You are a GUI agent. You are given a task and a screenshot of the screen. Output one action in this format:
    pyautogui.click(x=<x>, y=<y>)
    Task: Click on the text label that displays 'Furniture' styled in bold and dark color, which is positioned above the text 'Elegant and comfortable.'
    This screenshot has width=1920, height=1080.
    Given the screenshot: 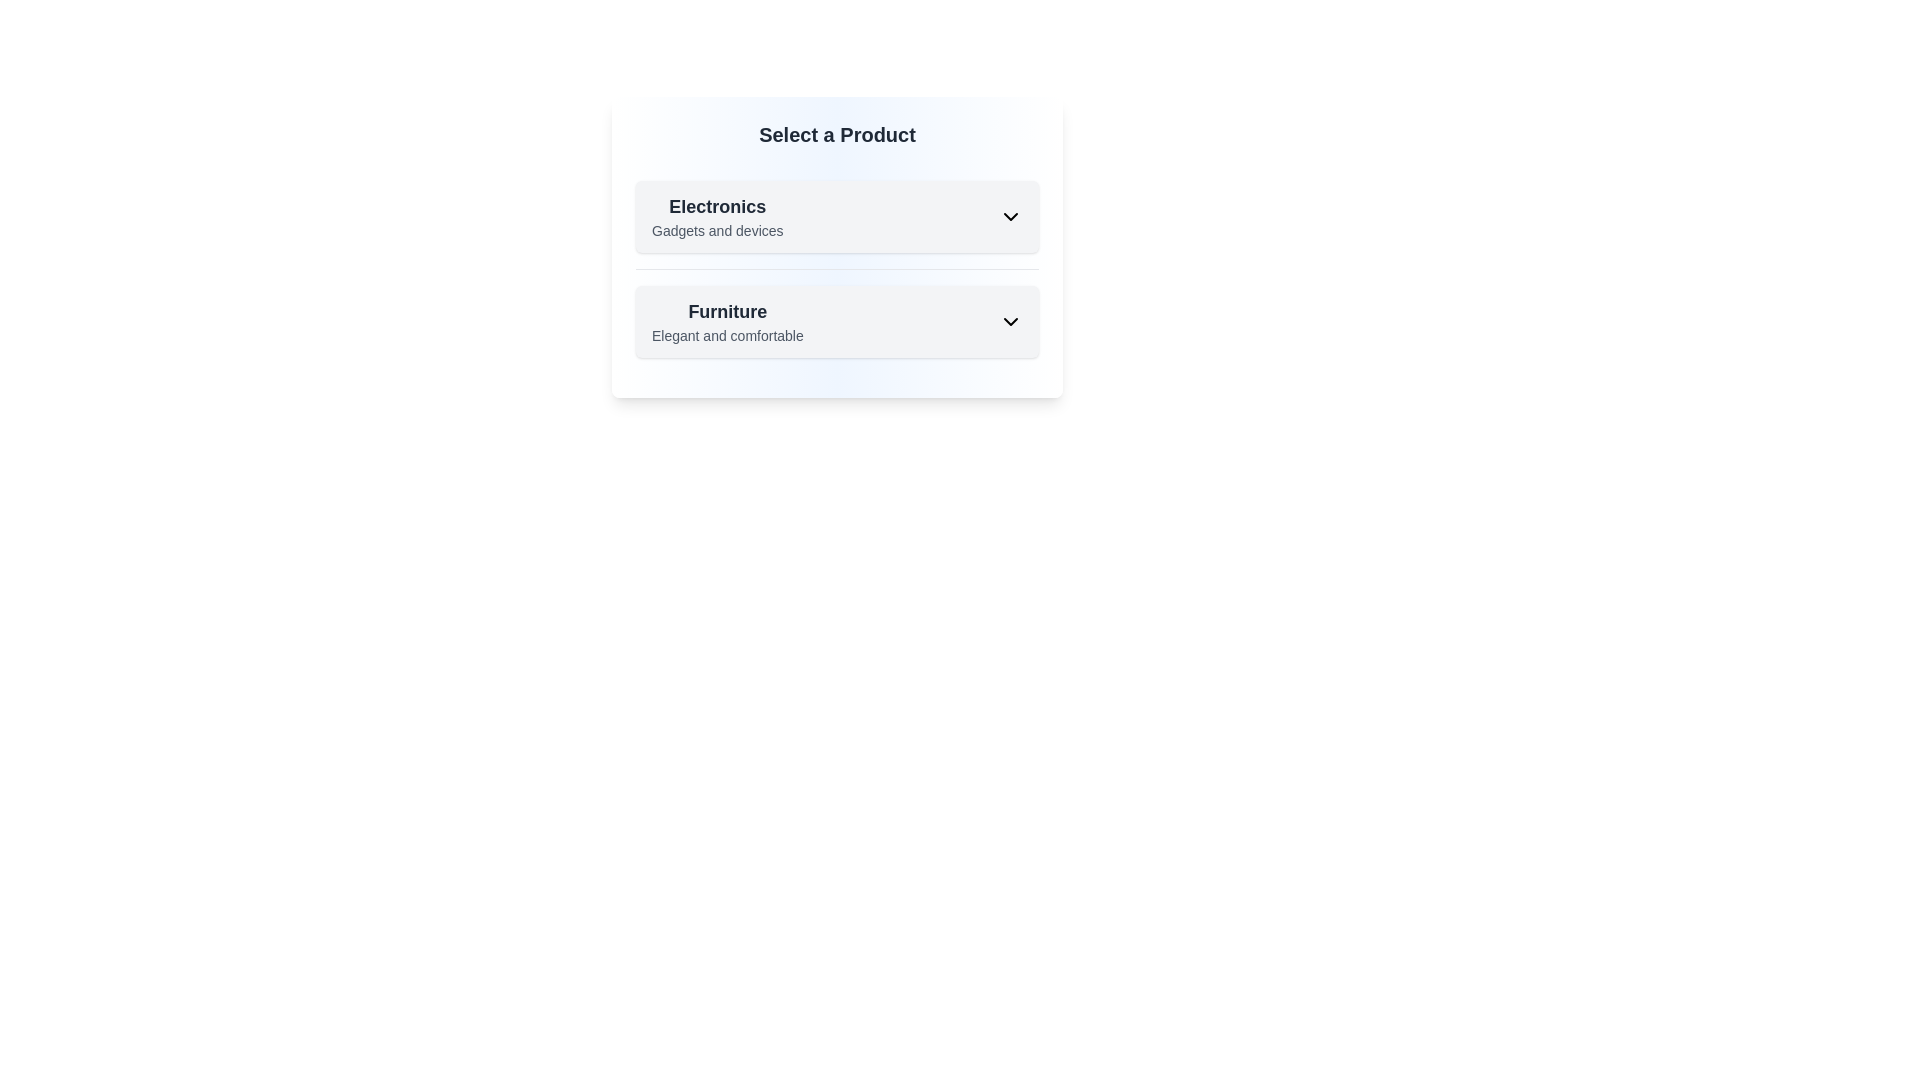 What is the action you would take?
    pyautogui.click(x=726, y=312)
    